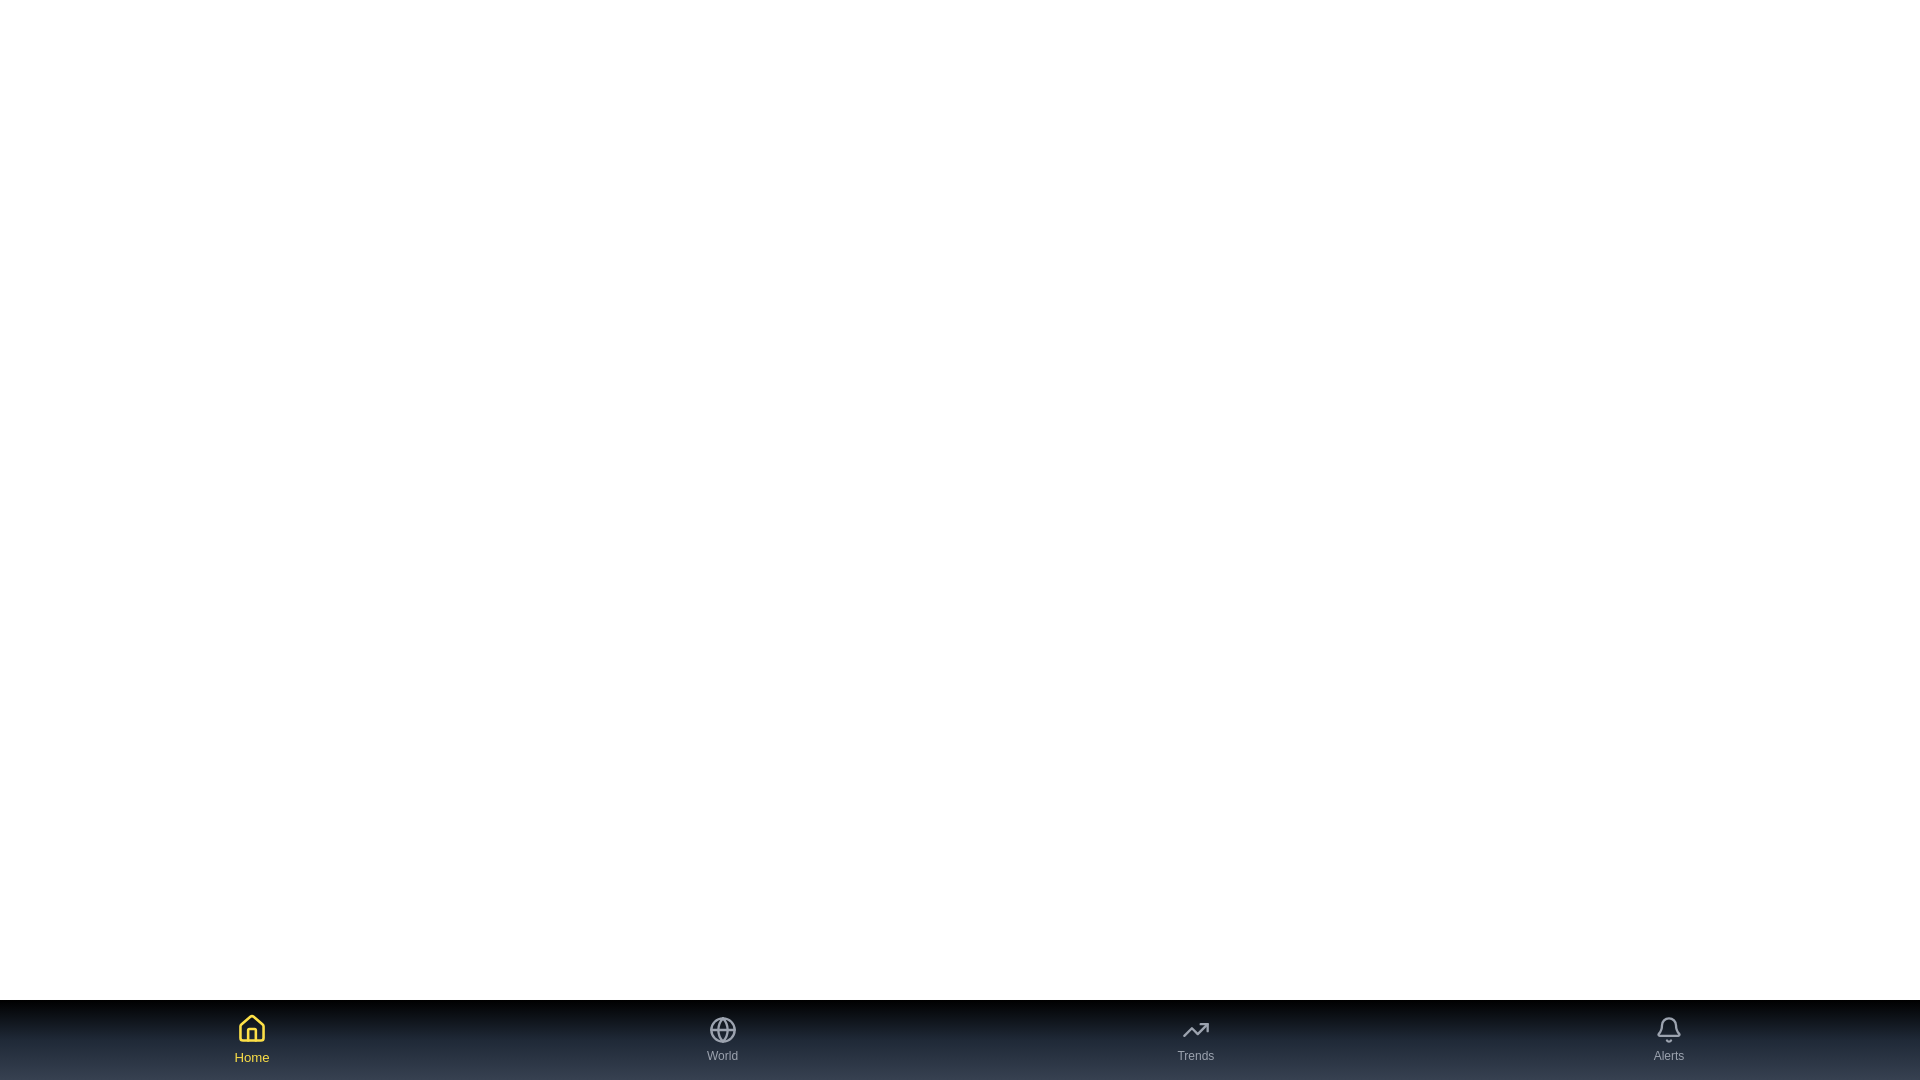  What do you see at coordinates (250, 1039) in the screenshot?
I see `the Home tab to inspect its visual feedback` at bounding box center [250, 1039].